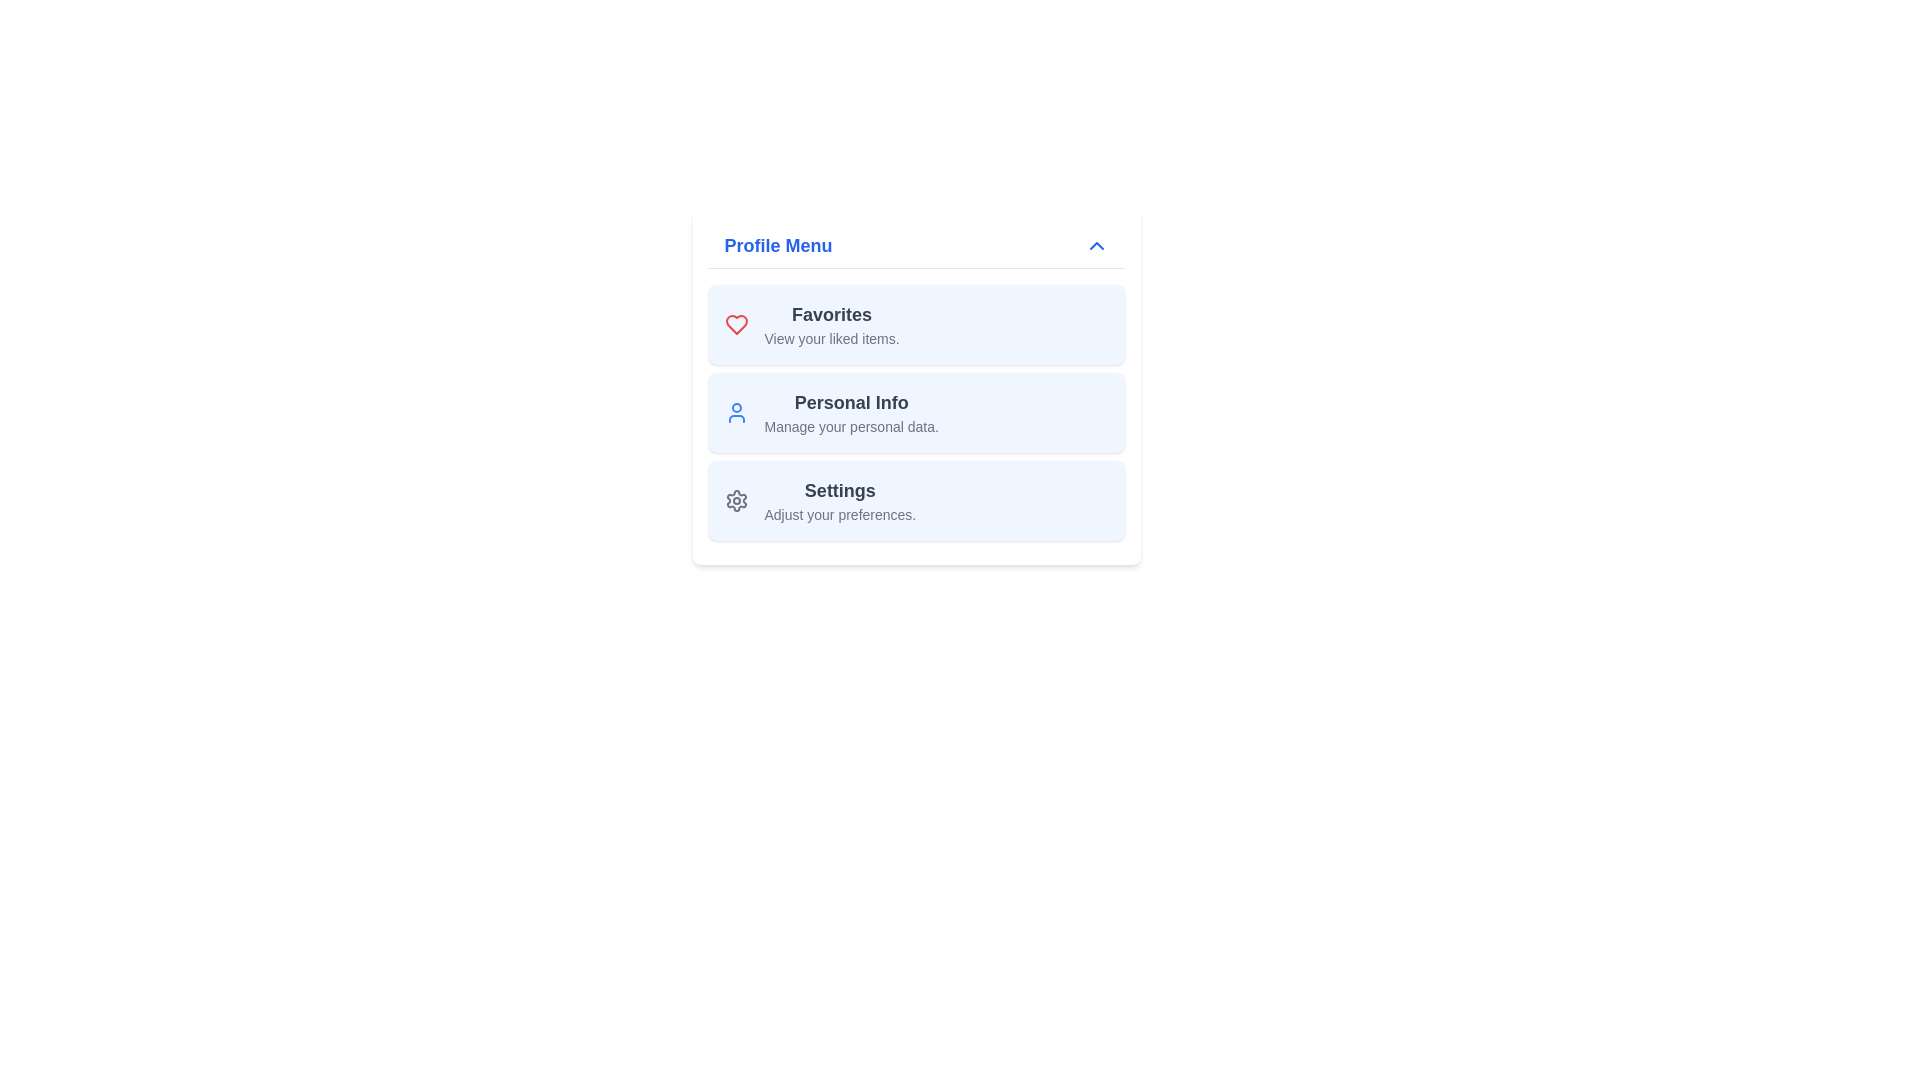 The width and height of the screenshot is (1920, 1080). Describe the element at coordinates (840, 500) in the screenshot. I see `the third option in the 'Profile Menu' list, which allows users` at that location.